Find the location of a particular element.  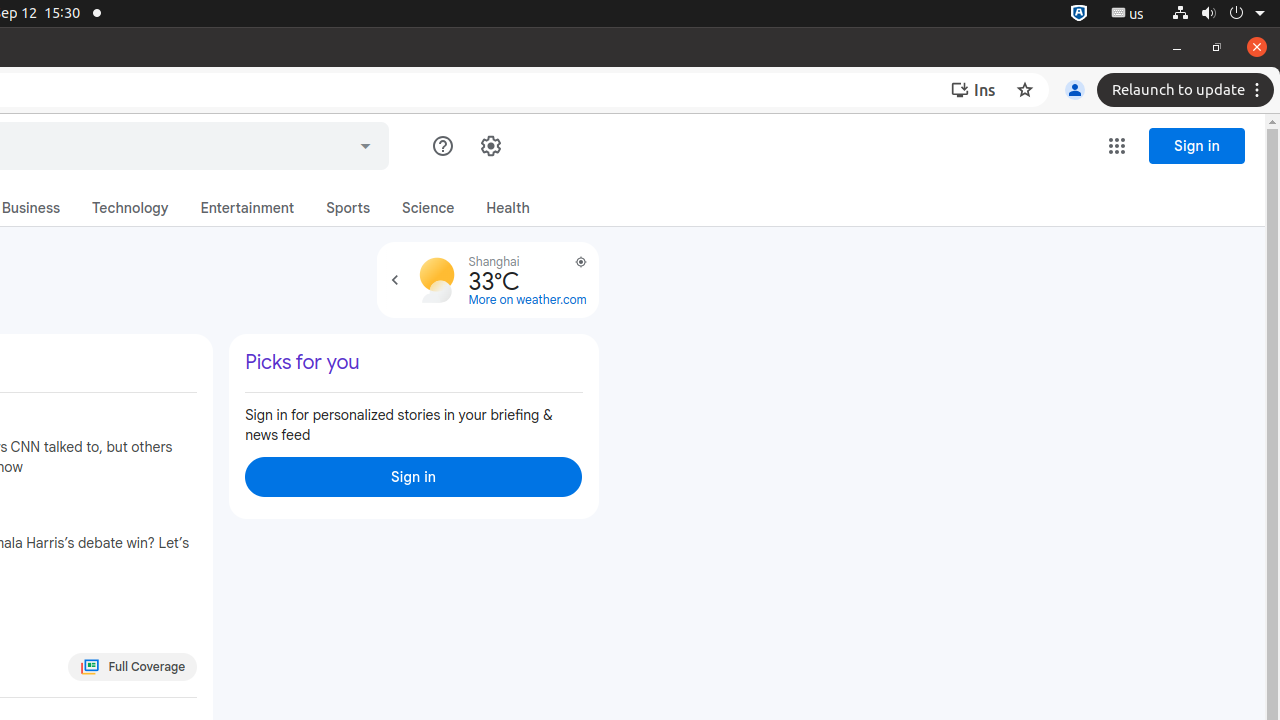

'More on weather.com' is located at coordinates (527, 300).